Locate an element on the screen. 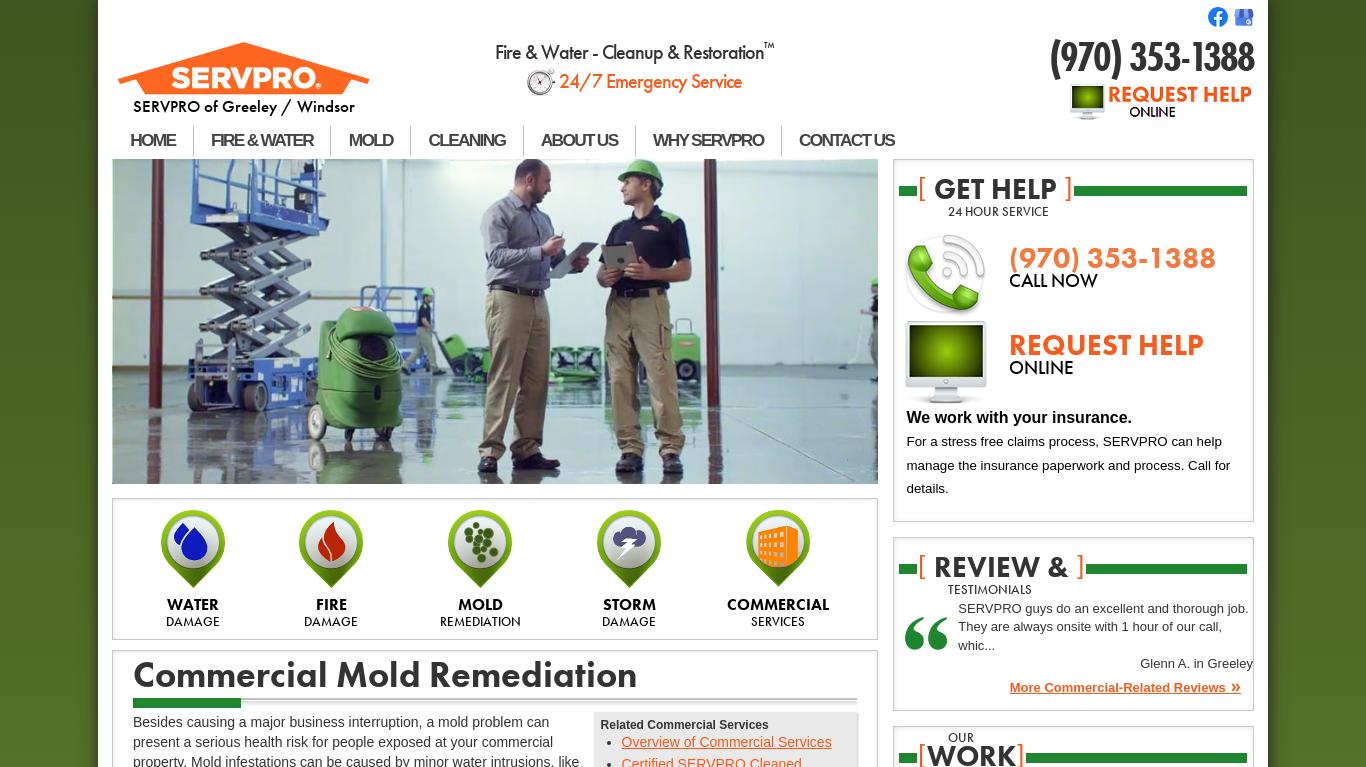 This screenshot has height=767, width=1366. 'testimonials' is located at coordinates (989, 587).